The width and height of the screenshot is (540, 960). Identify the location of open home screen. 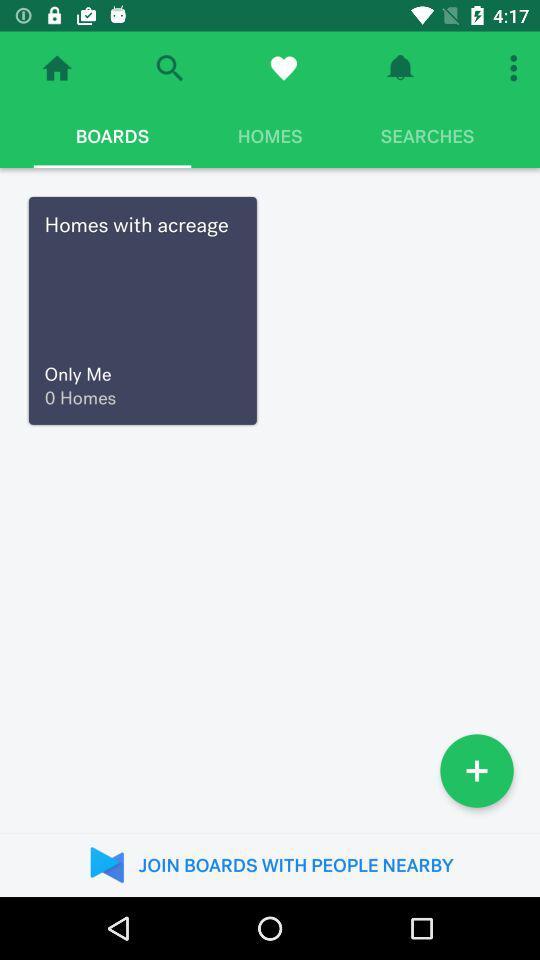
(57, 68).